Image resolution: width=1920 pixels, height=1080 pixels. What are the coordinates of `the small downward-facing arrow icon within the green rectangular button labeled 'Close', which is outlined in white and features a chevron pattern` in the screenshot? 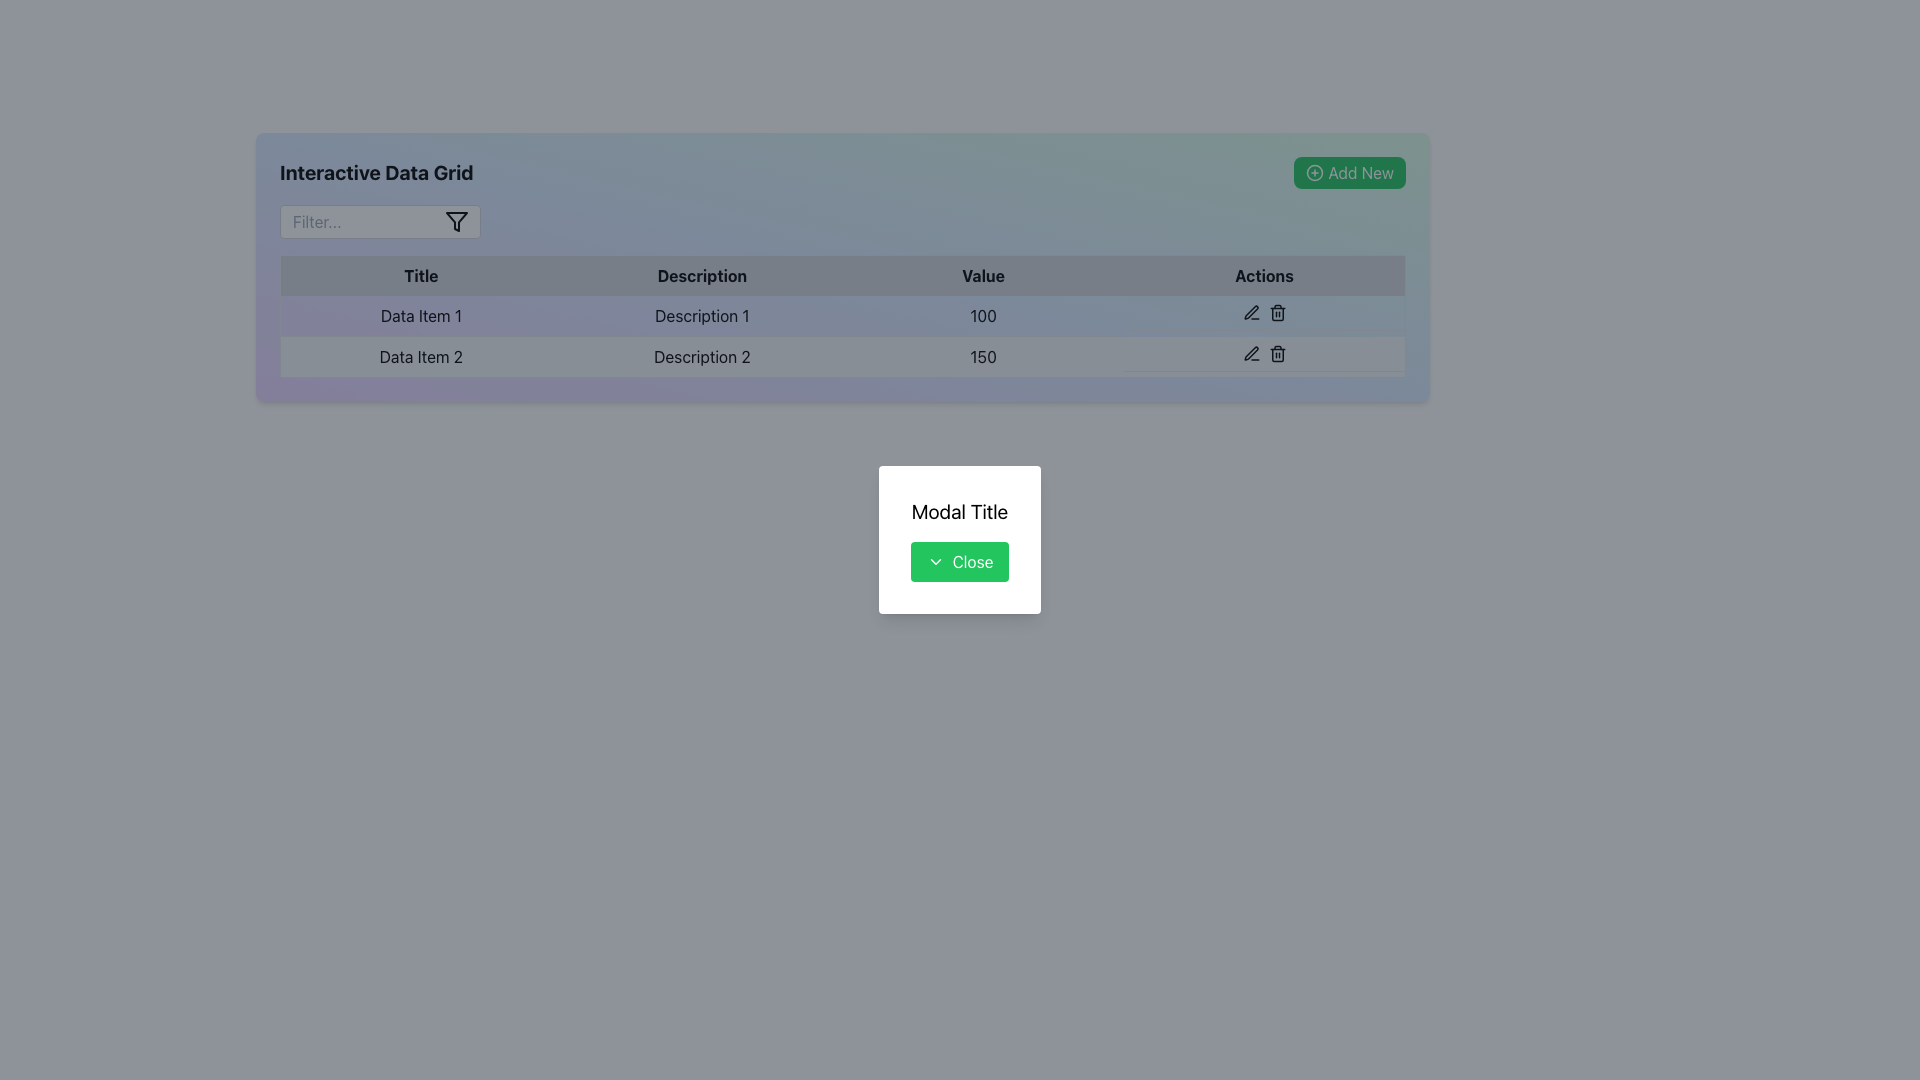 It's located at (934, 562).